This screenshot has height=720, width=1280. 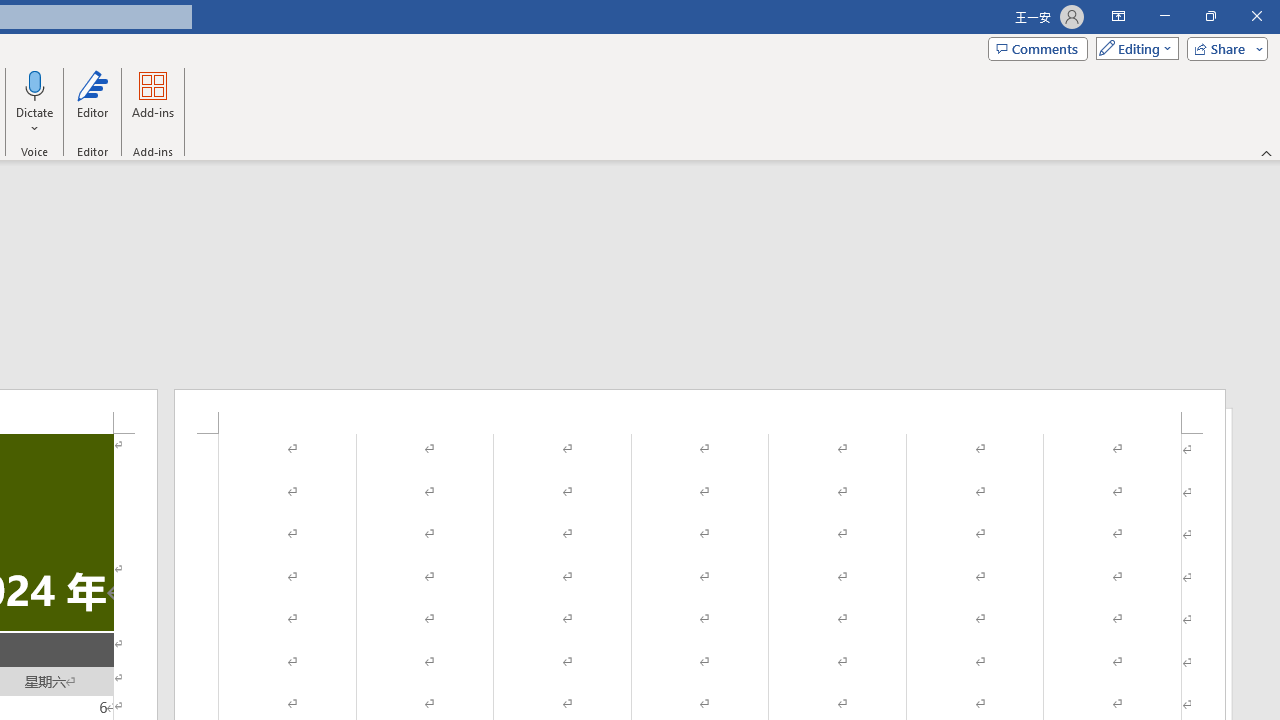 What do you see at coordinates (91, 103) in the screenshot?
I see `'Editor'` at bounding box center [91, 103].